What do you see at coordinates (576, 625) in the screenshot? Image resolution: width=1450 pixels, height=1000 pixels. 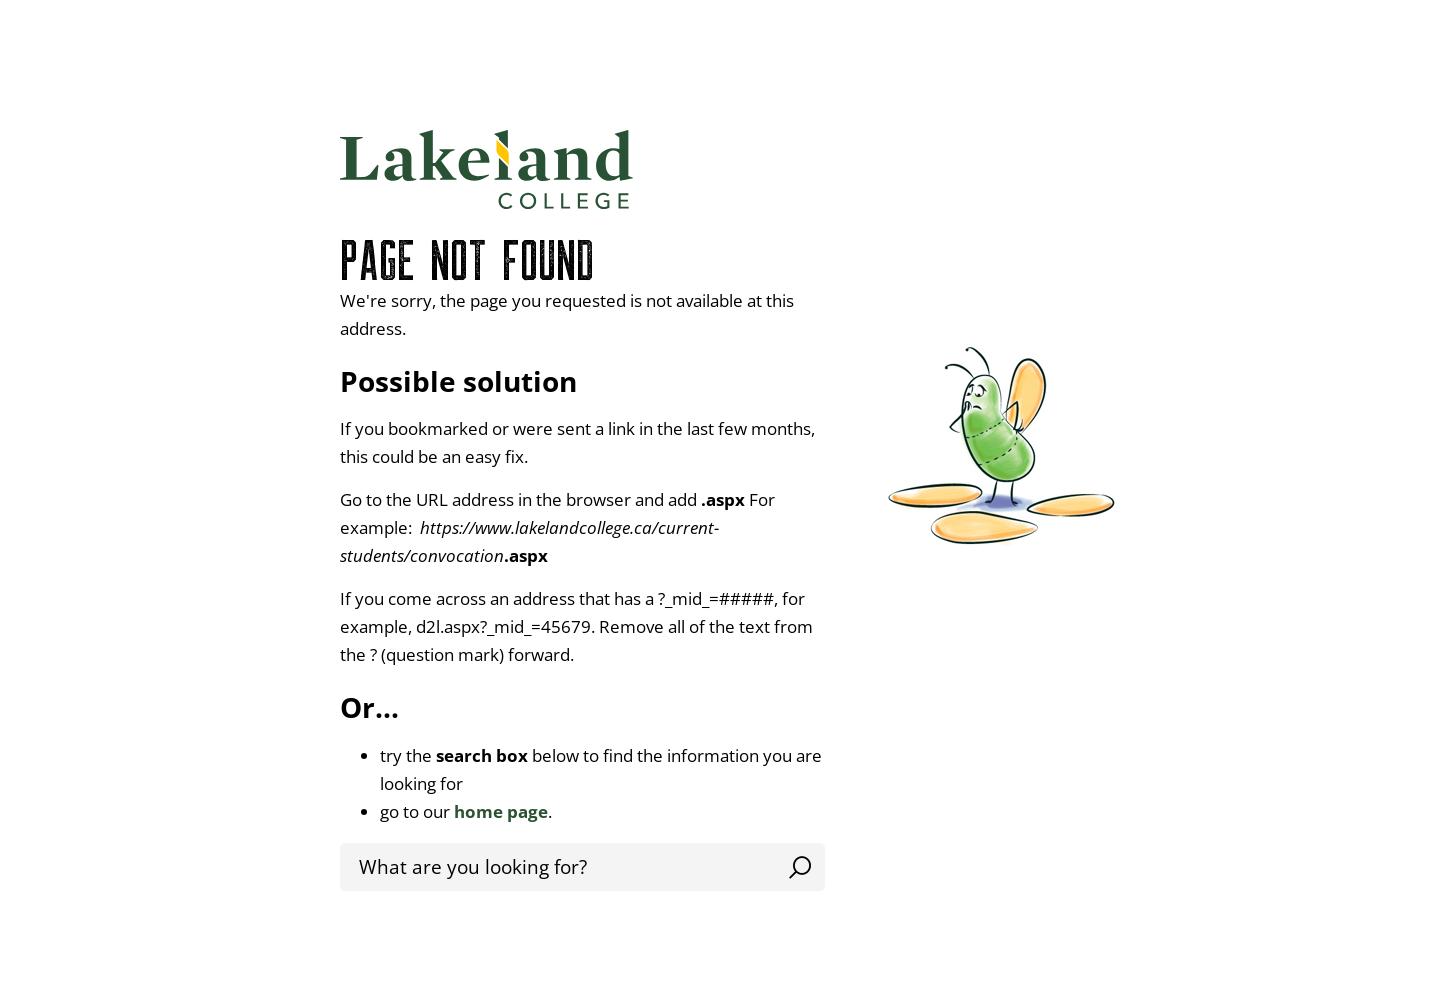 I see `'If you come across an address that has a ?_mid_=#####, for example, d2l.aspx?_mid_=45679. Remove all of the text from the ? (question mark) forward.'` at bounding box center [576, 625].